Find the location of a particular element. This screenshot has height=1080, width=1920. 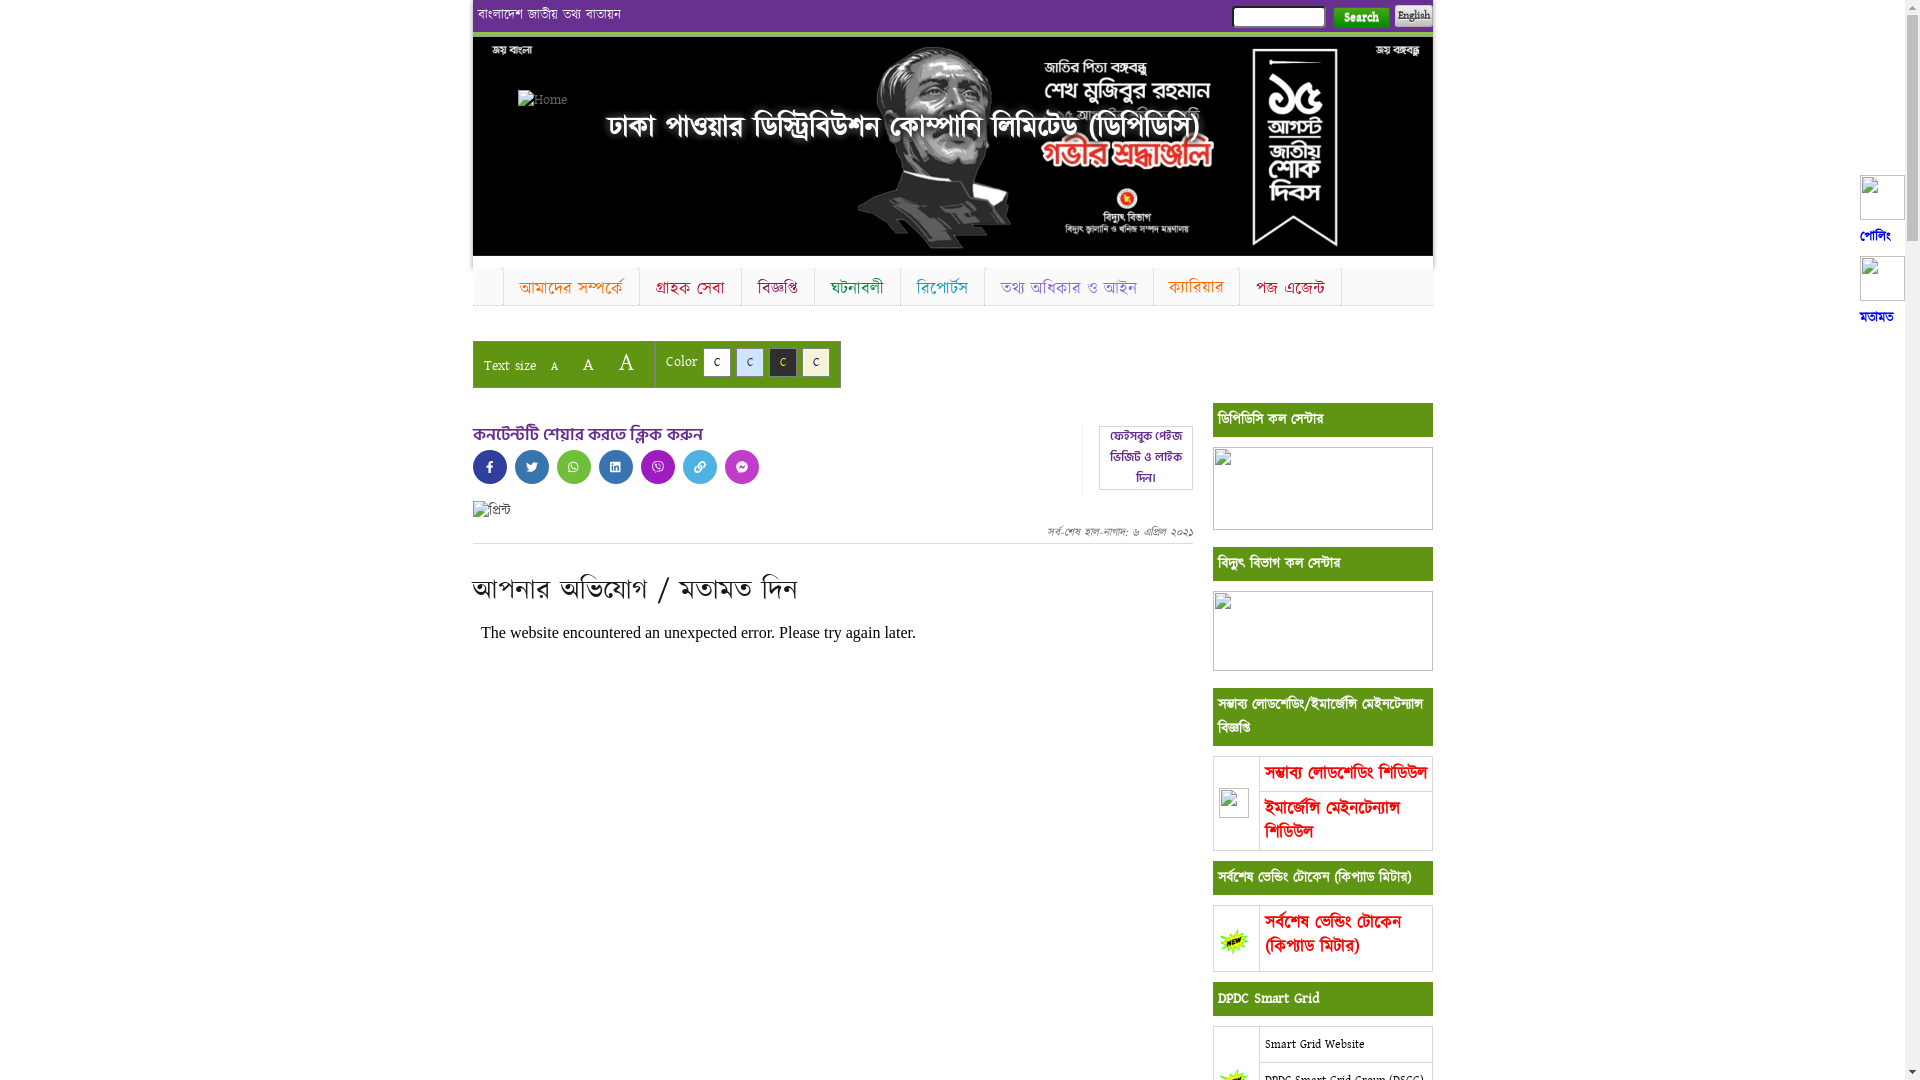

'C' is located at coordinates (801, 362).